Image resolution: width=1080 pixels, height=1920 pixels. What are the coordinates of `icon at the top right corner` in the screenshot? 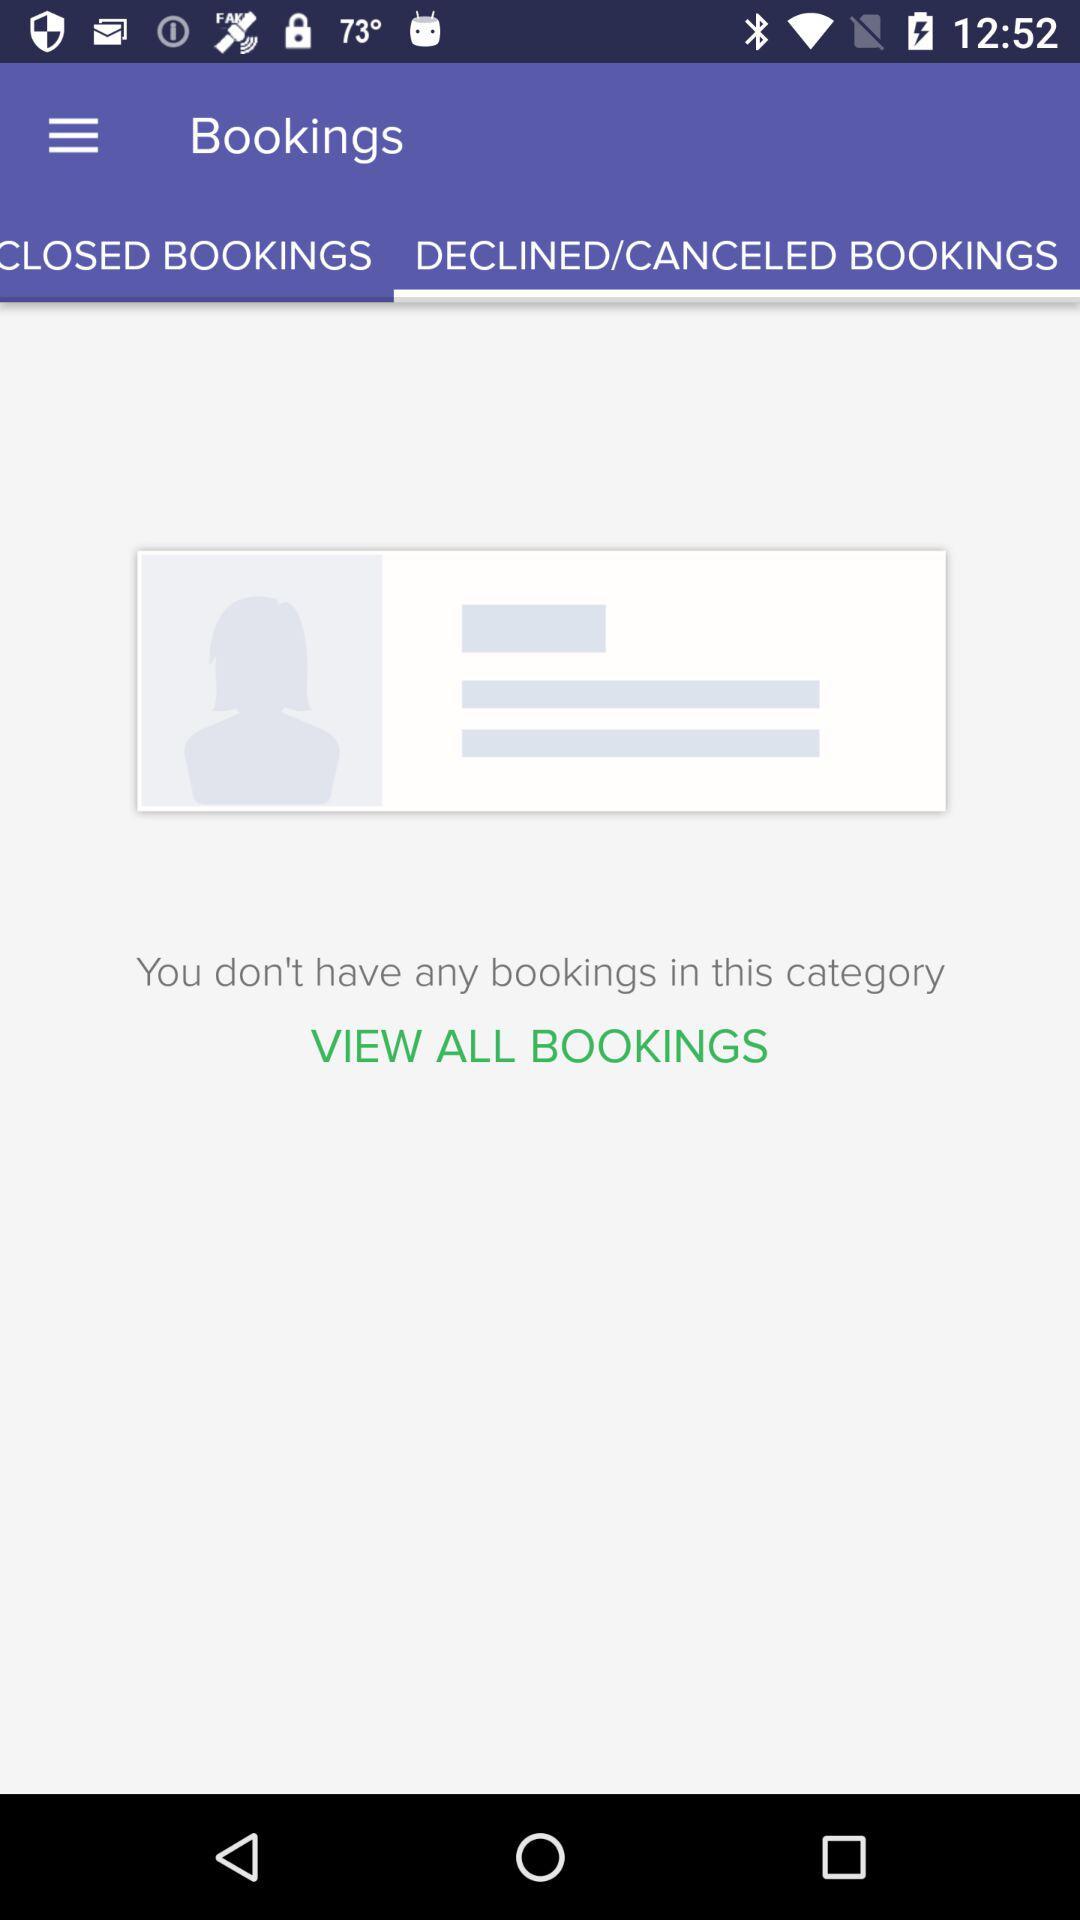 It's located at (736, 255).